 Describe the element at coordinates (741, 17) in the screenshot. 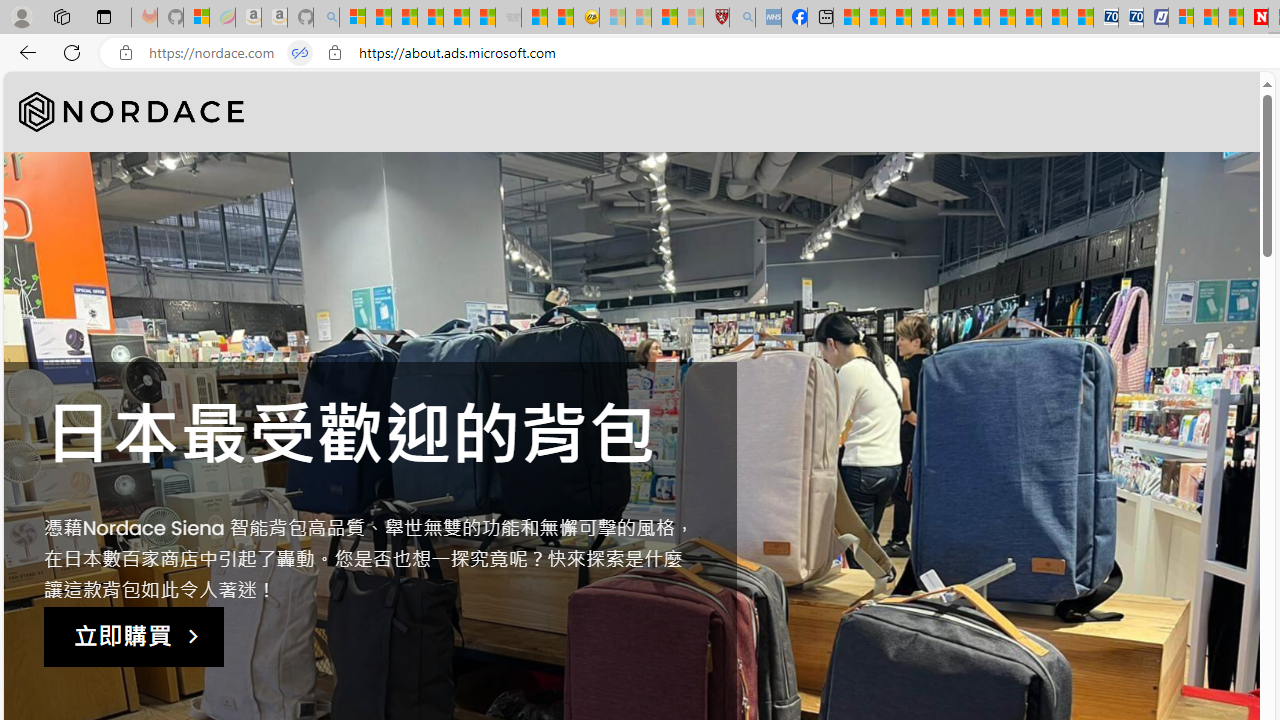

I see `'list of asthma inhalers uk - Search - Sleeping'` at that location.